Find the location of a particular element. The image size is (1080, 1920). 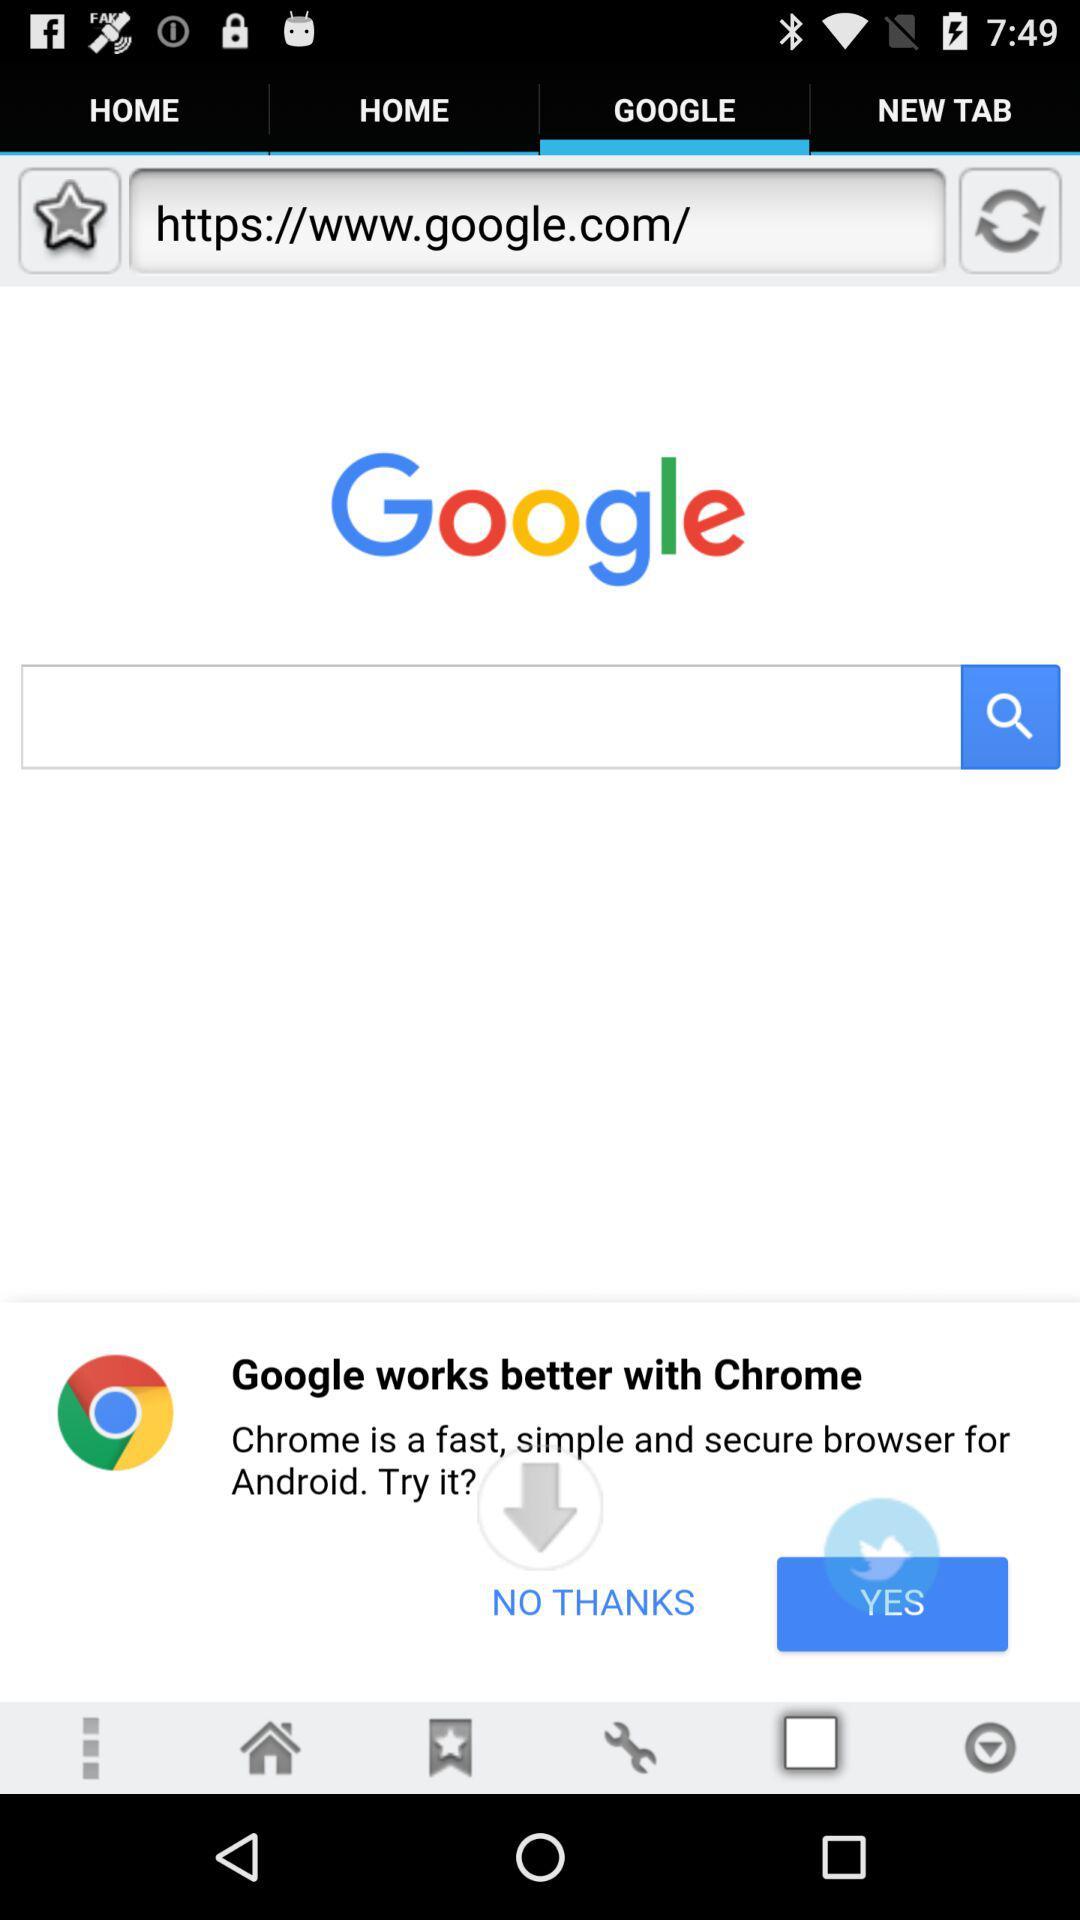

bookmark page is located at coordinates (450, 1746).